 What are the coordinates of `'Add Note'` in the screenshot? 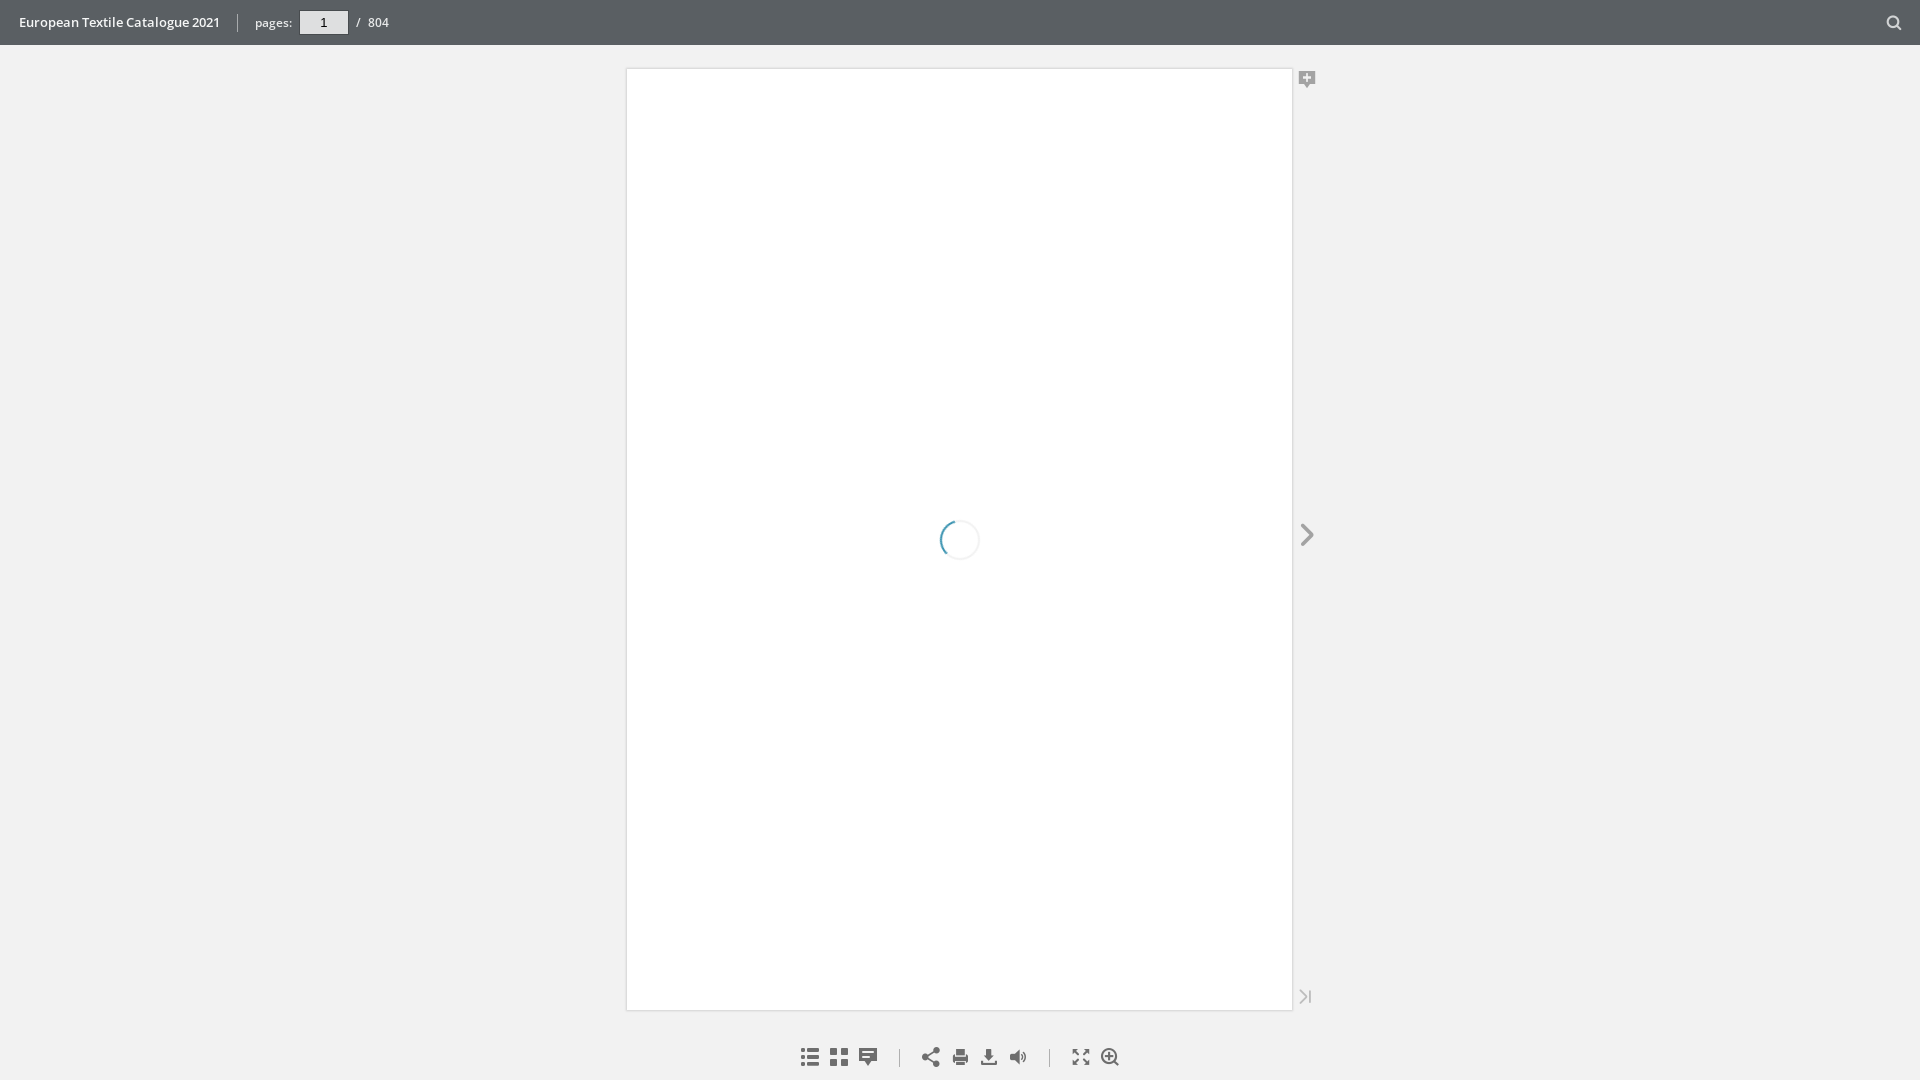 It's located at (1307, 82).